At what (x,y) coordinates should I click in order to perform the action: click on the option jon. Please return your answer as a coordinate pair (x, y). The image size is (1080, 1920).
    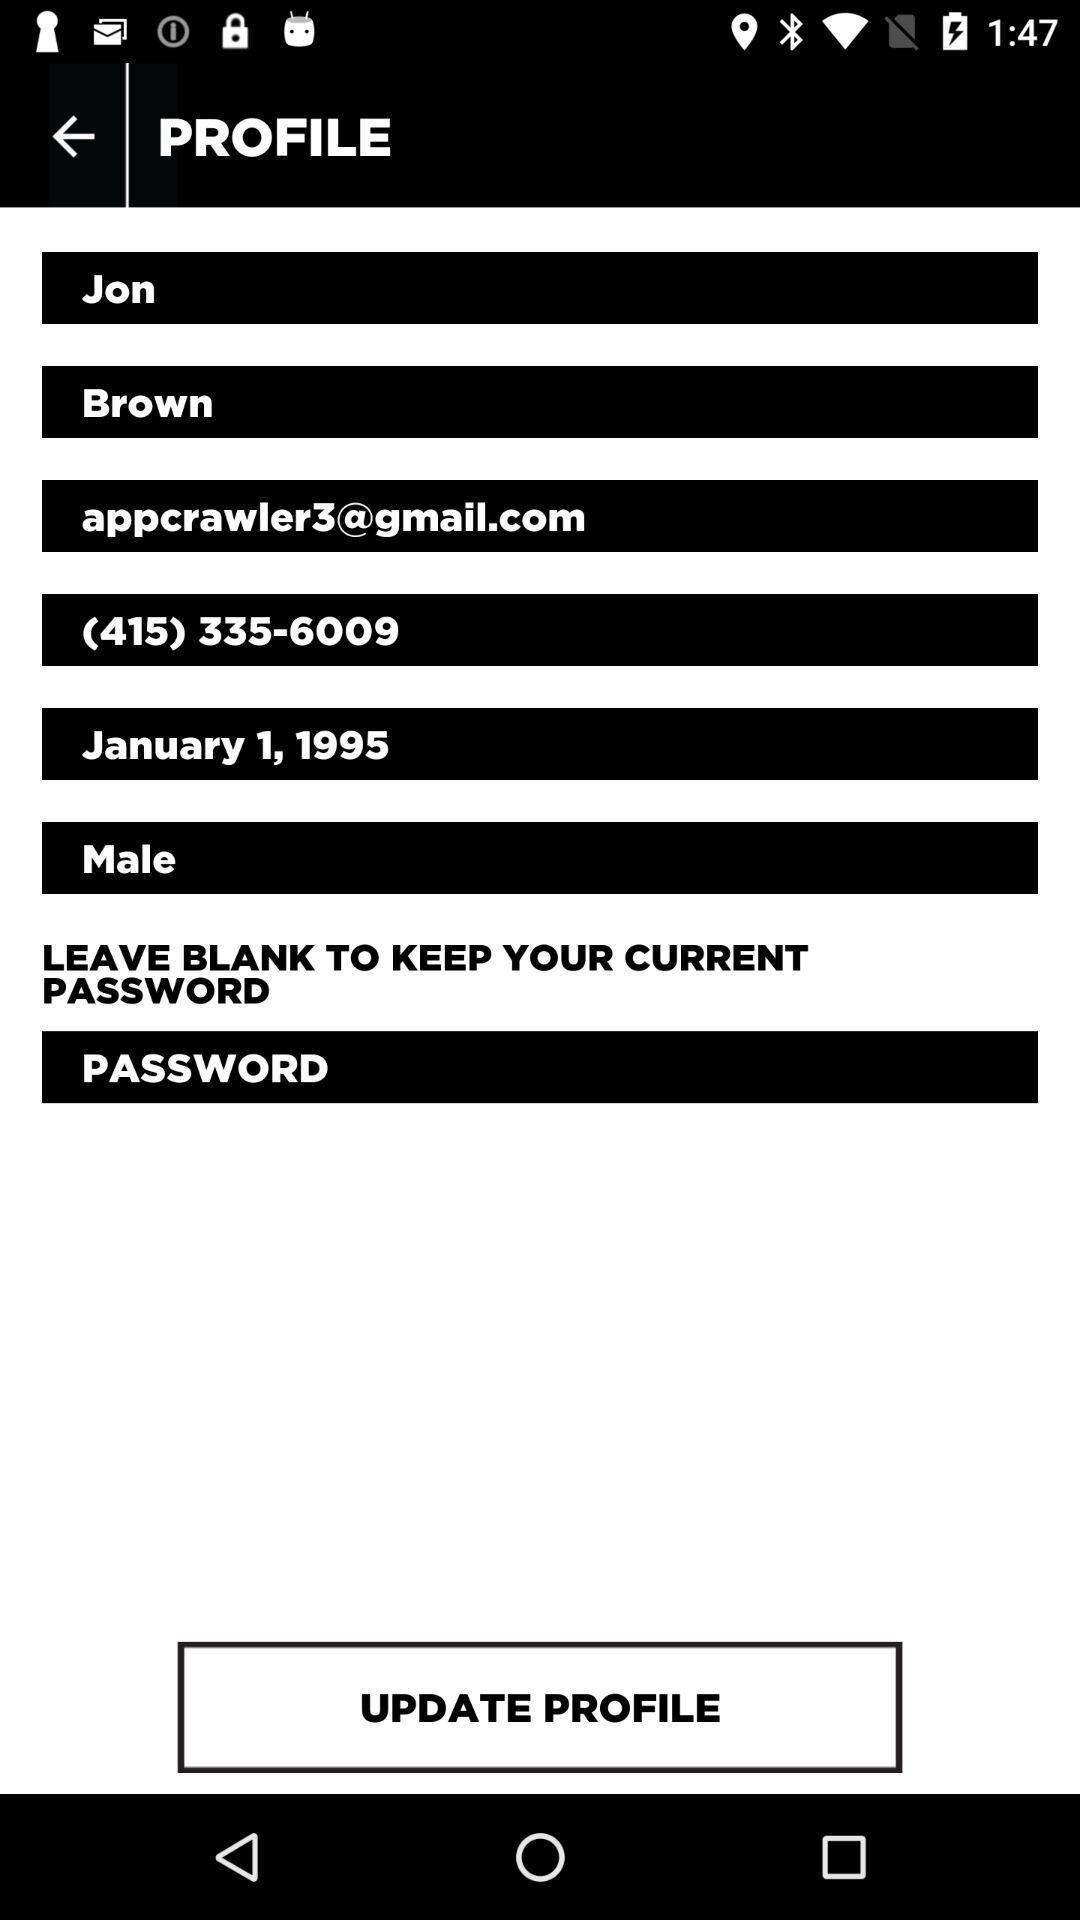
    Looking at the image, I should click on (540, 287).